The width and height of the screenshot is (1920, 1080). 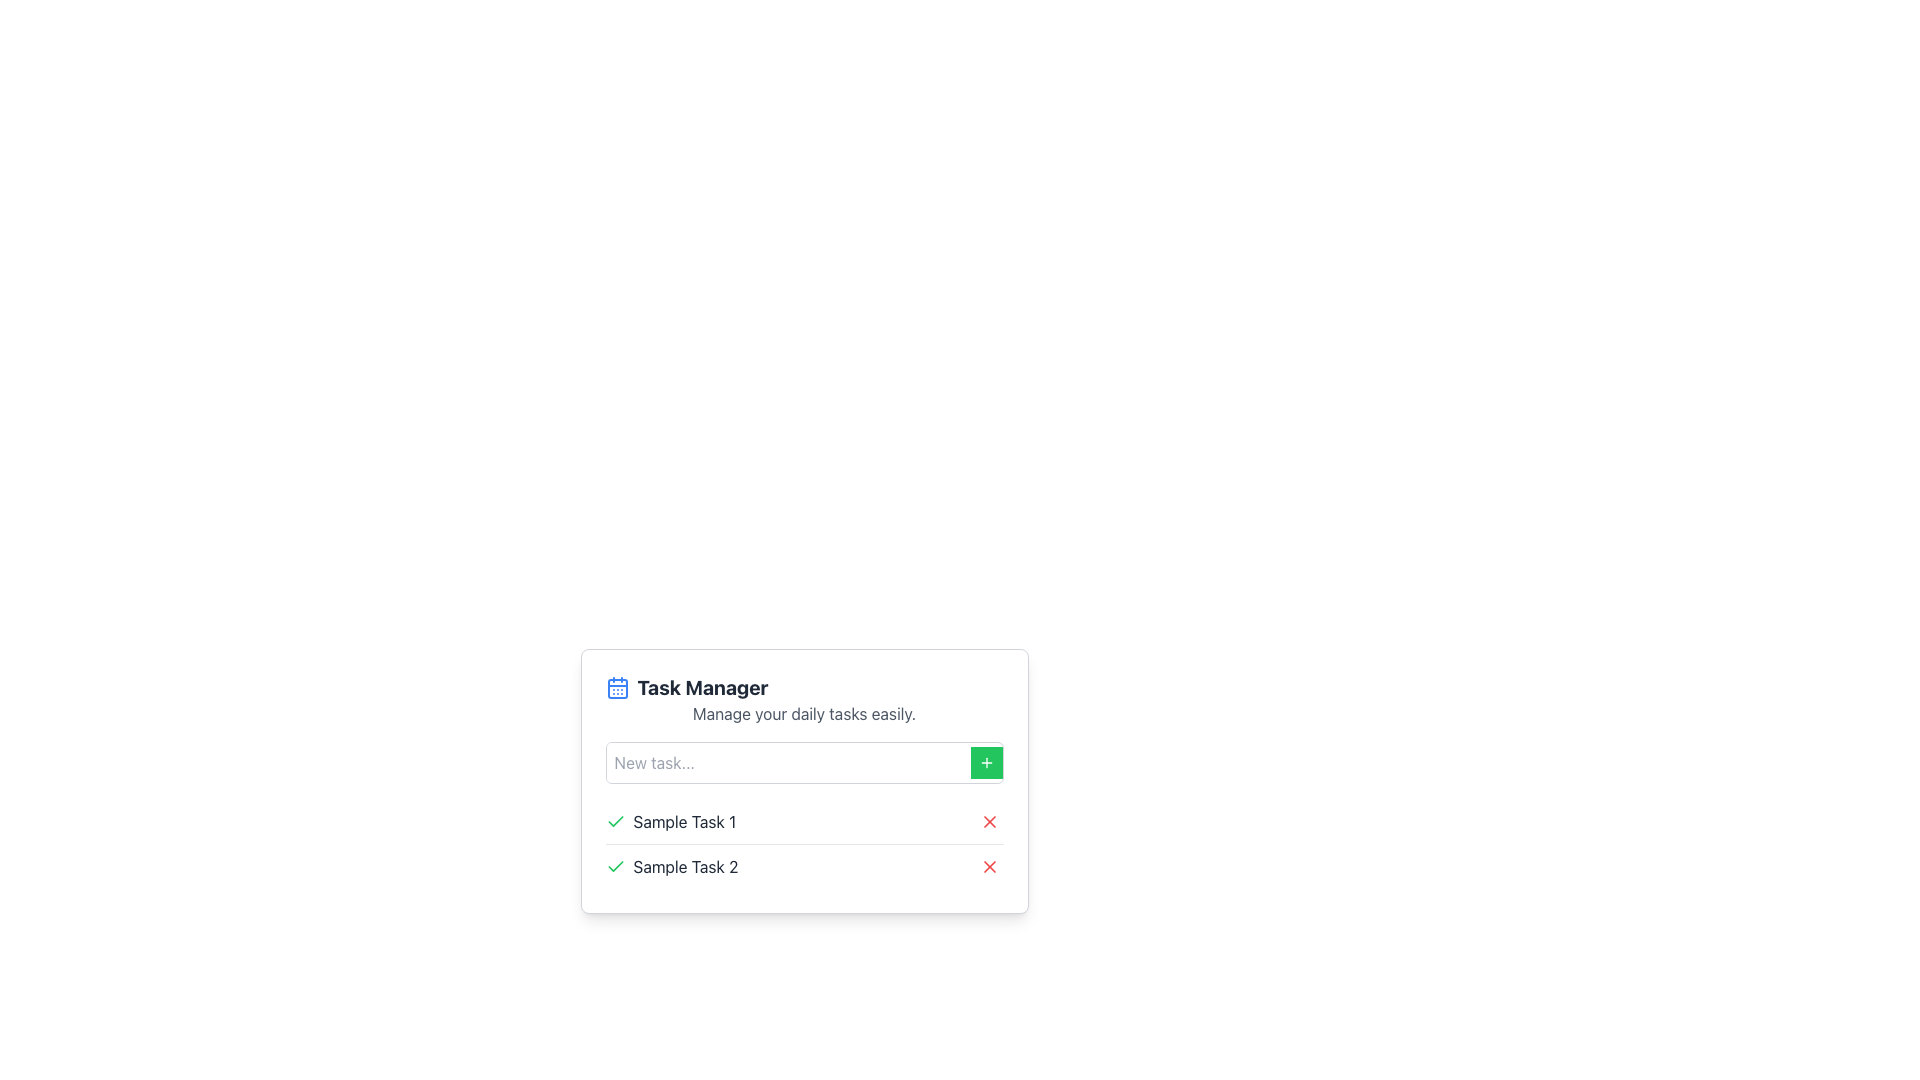 What do you see at coordinates (616, 688) in the screenshot?
I see `the small rectangle with rounded corners inside the main calendar icon, located to the left of the text 'Task Manager'` at bounding box center [616, 688].